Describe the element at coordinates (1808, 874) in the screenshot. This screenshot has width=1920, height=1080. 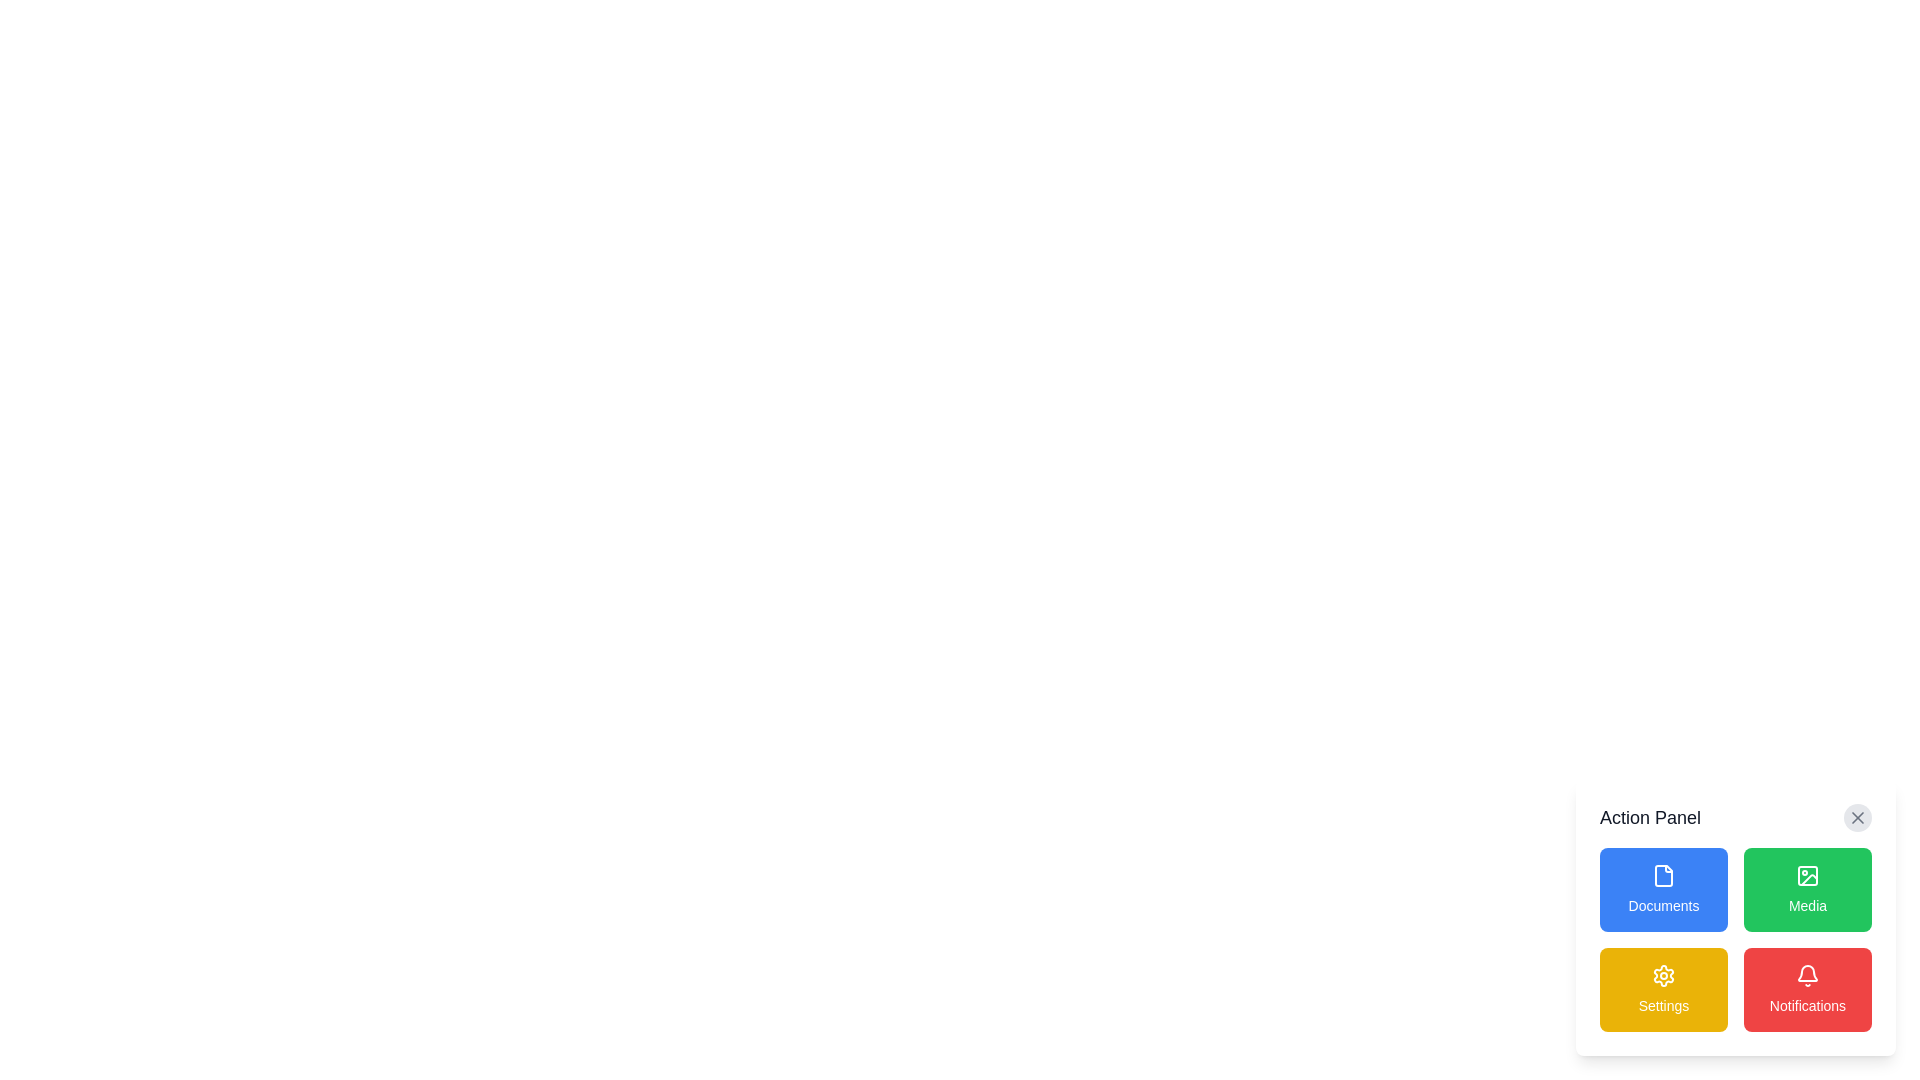
I see `the Media icon, which is centrally located within the green 'Media' button in the top-right section of the action panel` at that location.